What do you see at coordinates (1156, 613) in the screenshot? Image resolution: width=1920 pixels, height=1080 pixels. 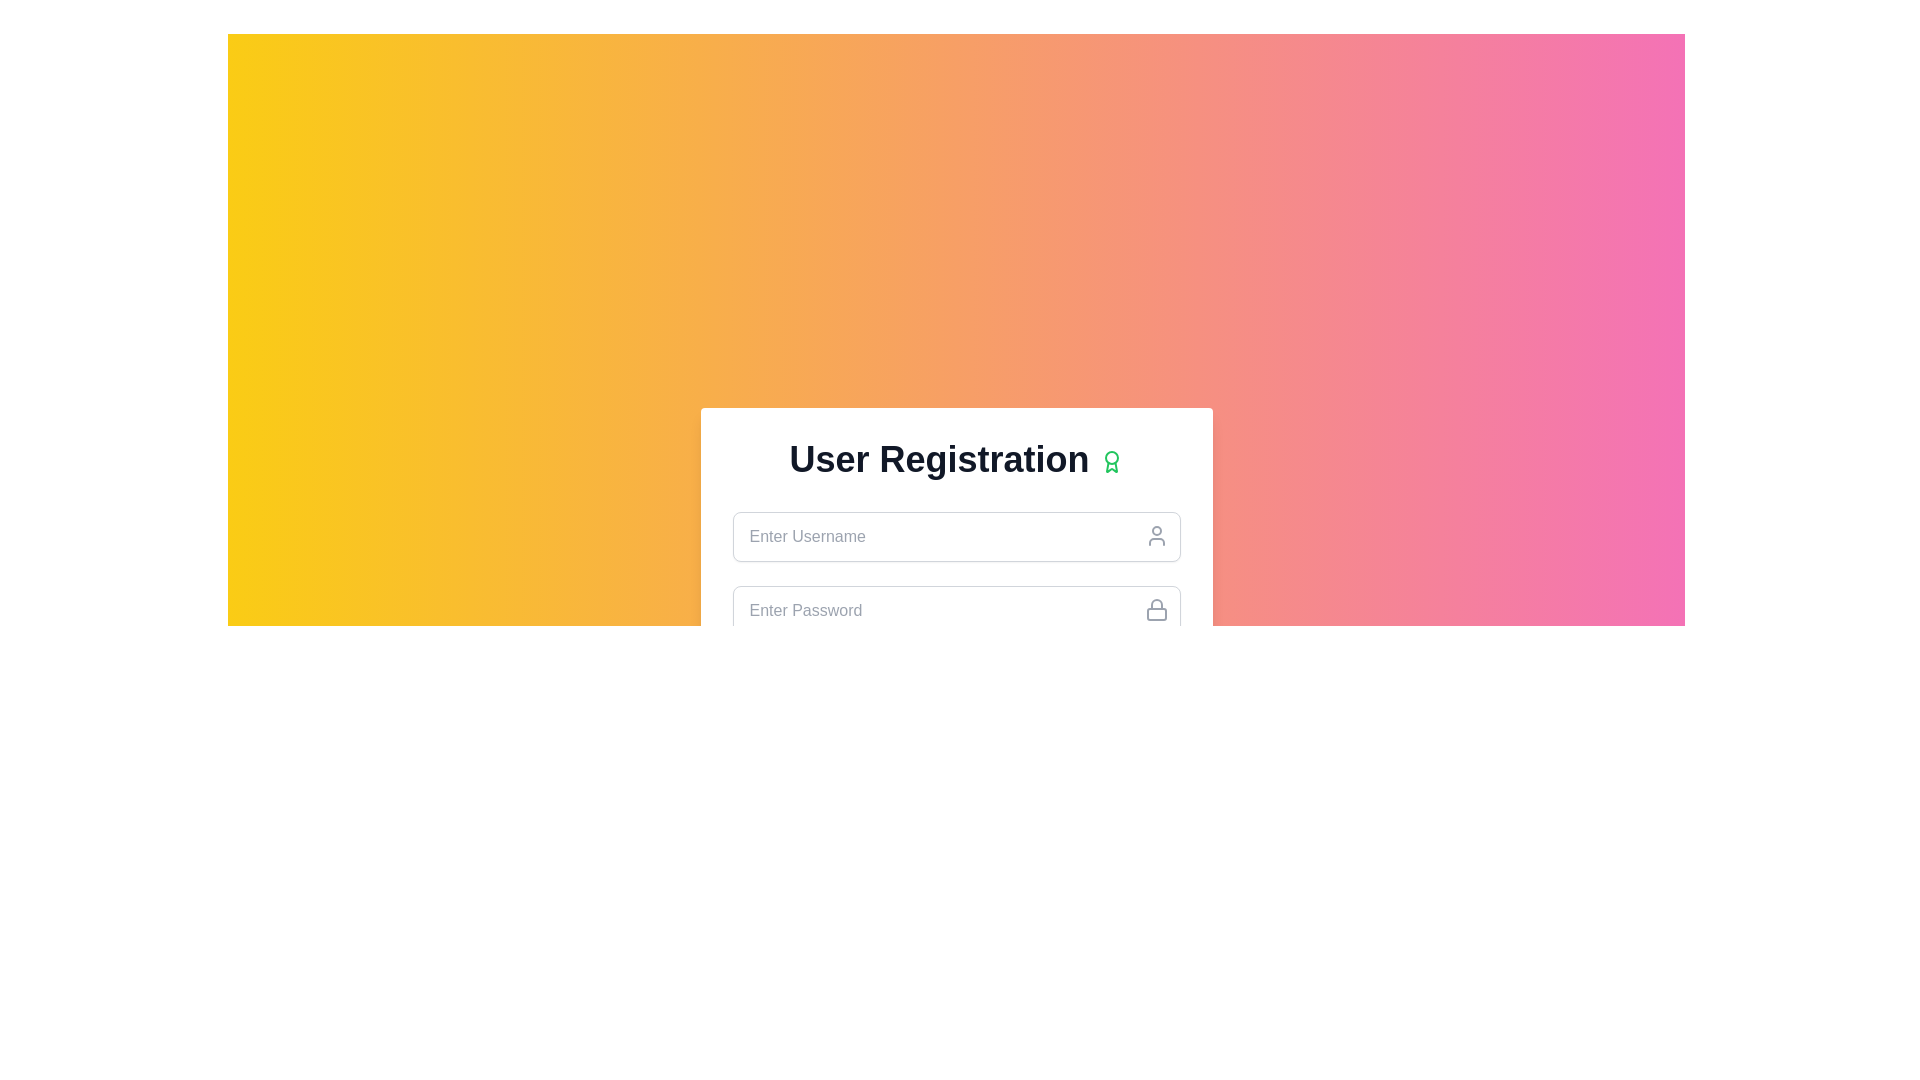 I see `the Decorative icon element, which resembles a lock body and is located to the right of the 'Enter Password' text field` at bounding box center [1156, 613].